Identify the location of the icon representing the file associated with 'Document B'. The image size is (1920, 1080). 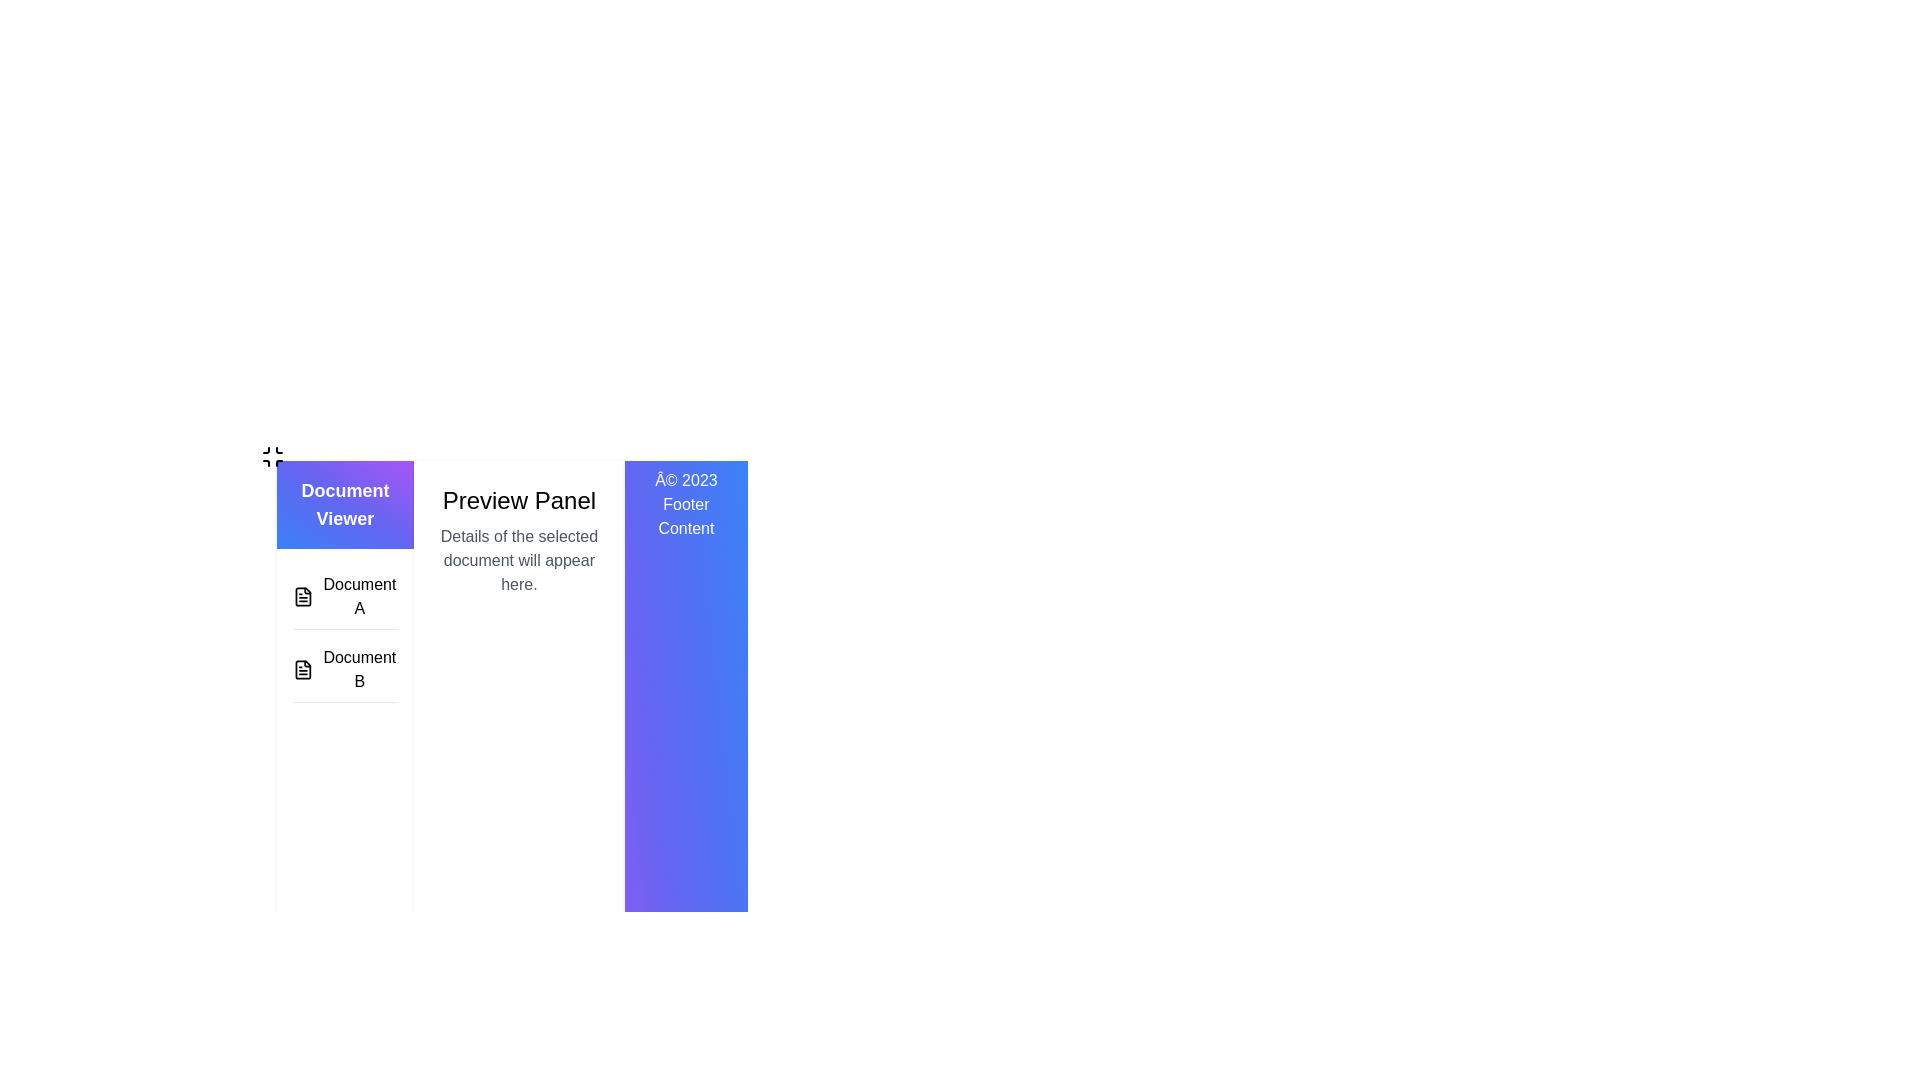
(301, 670).